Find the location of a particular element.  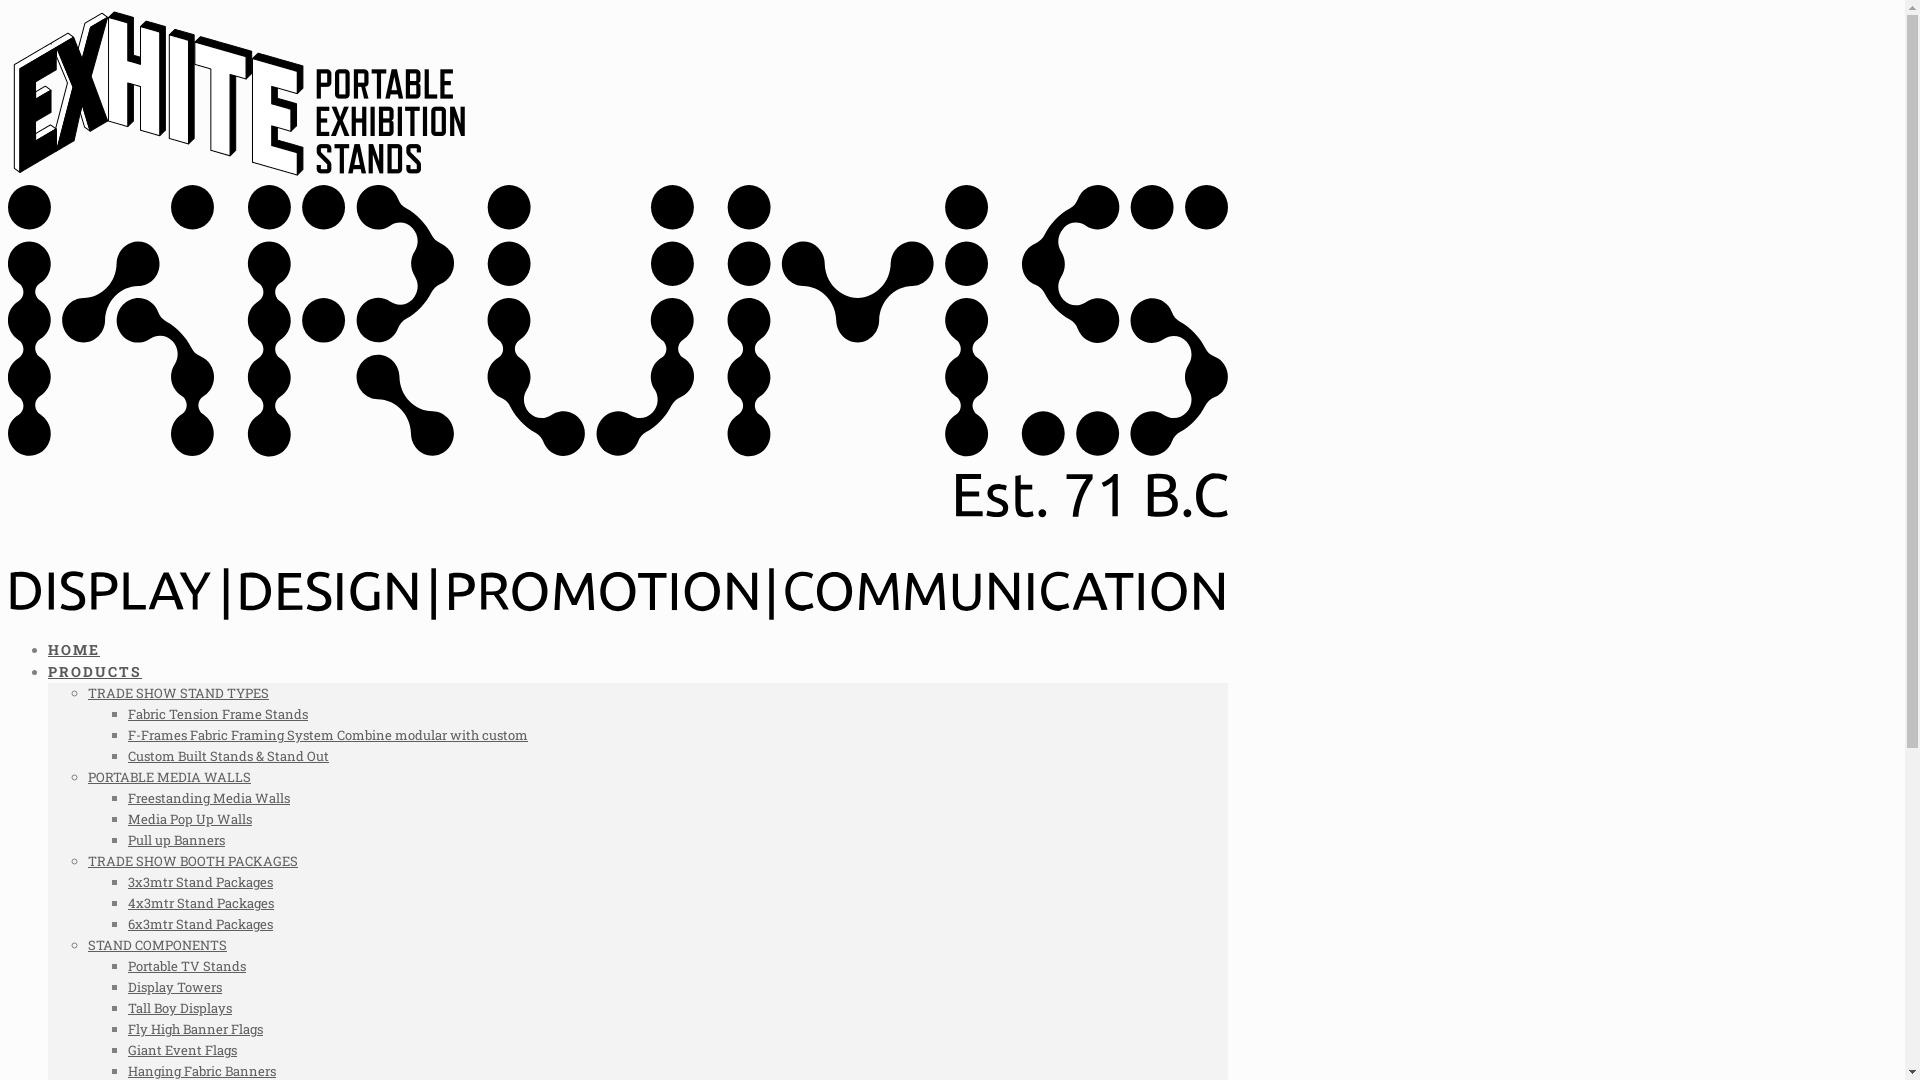

'PORTABLE MEDIA WALLS' is located at coordinates (169, 775).